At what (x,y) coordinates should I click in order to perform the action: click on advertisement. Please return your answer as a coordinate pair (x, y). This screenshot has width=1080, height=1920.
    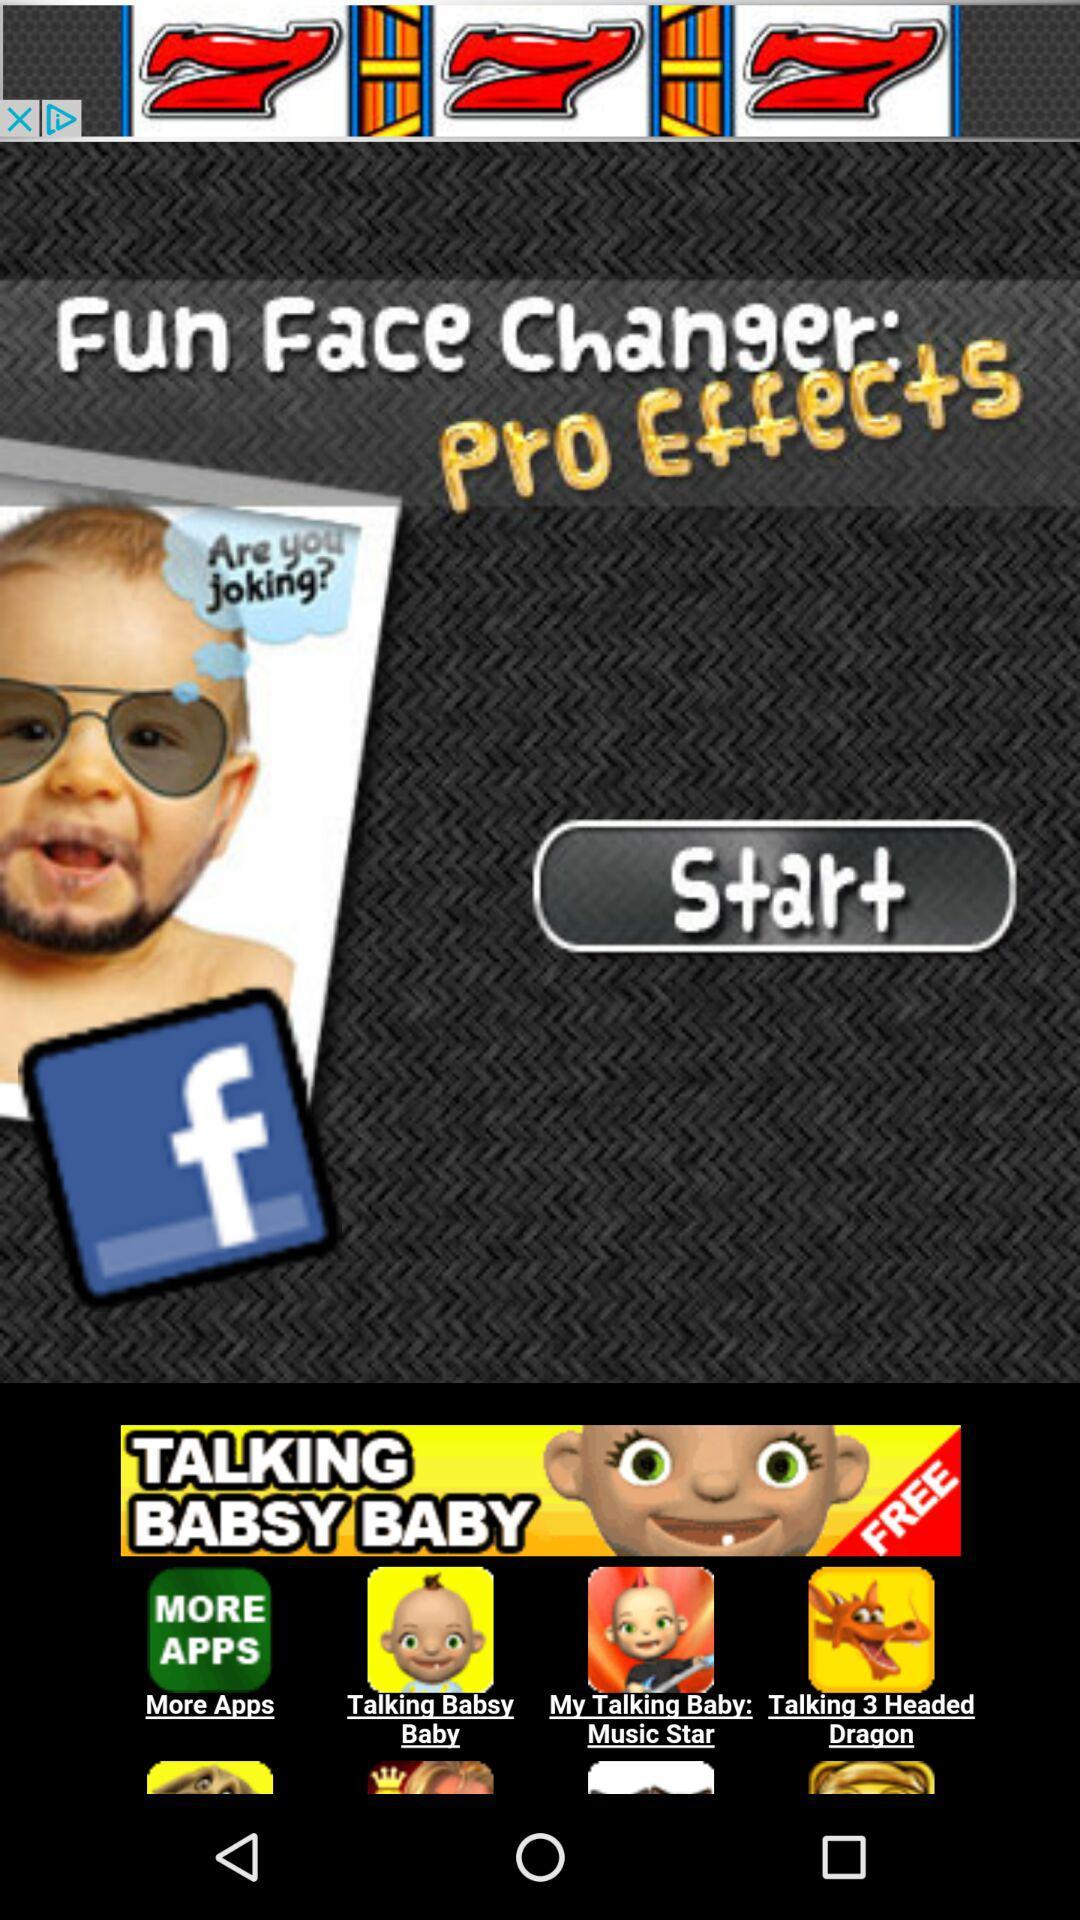
    Looking at the image, I should click on (540, 70).